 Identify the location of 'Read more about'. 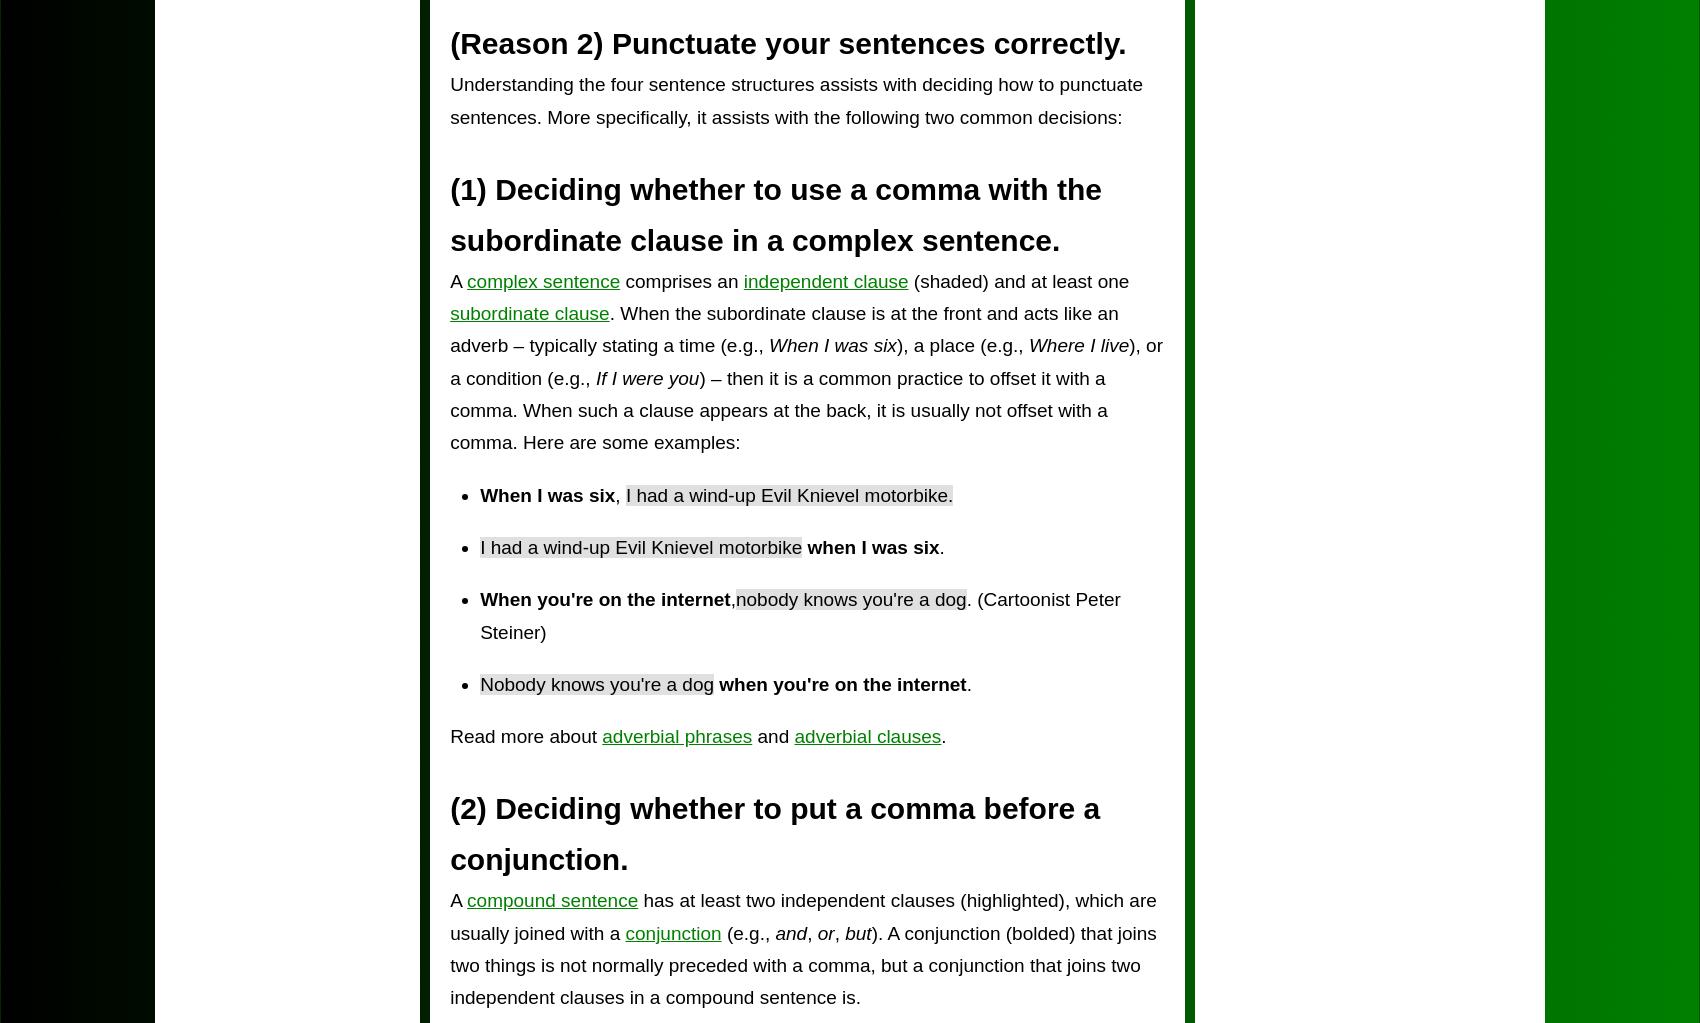
(525, 736).